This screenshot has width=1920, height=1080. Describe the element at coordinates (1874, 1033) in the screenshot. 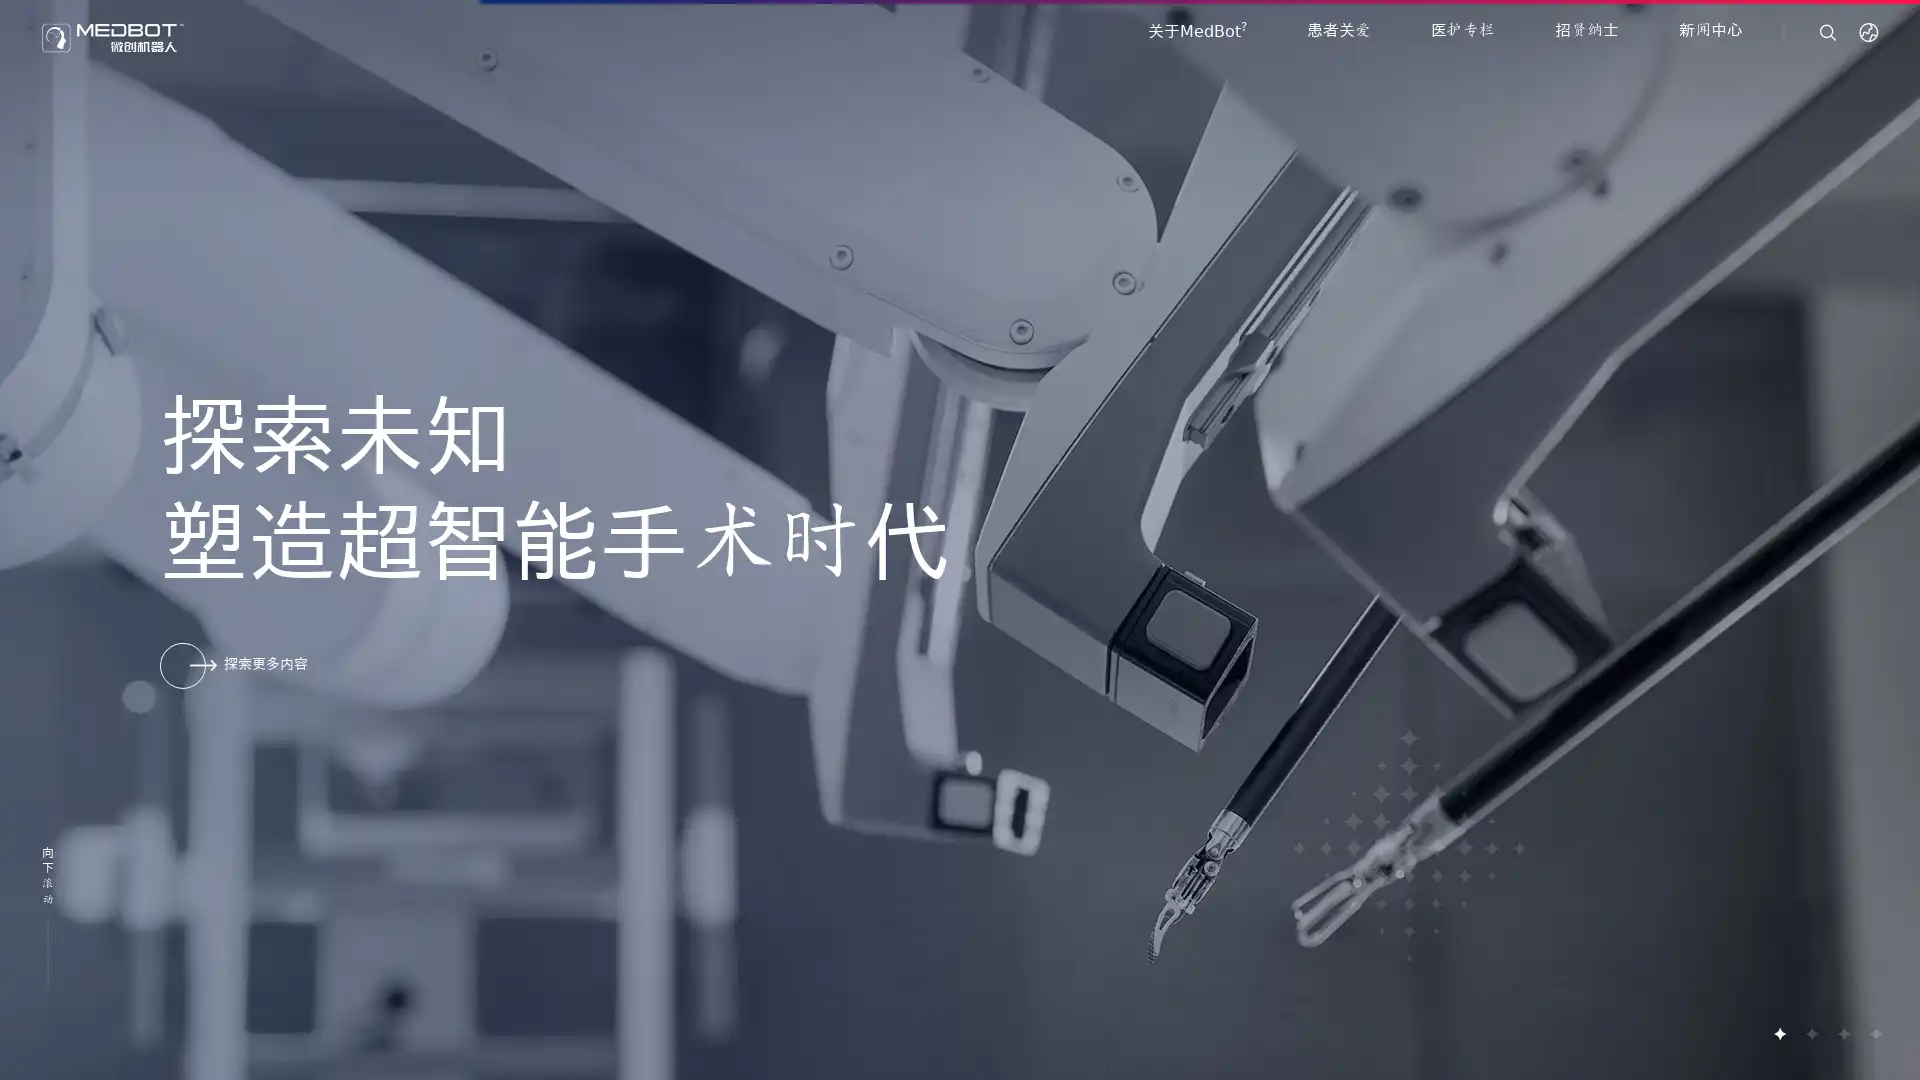

I see `Go to slide 4` at that location.